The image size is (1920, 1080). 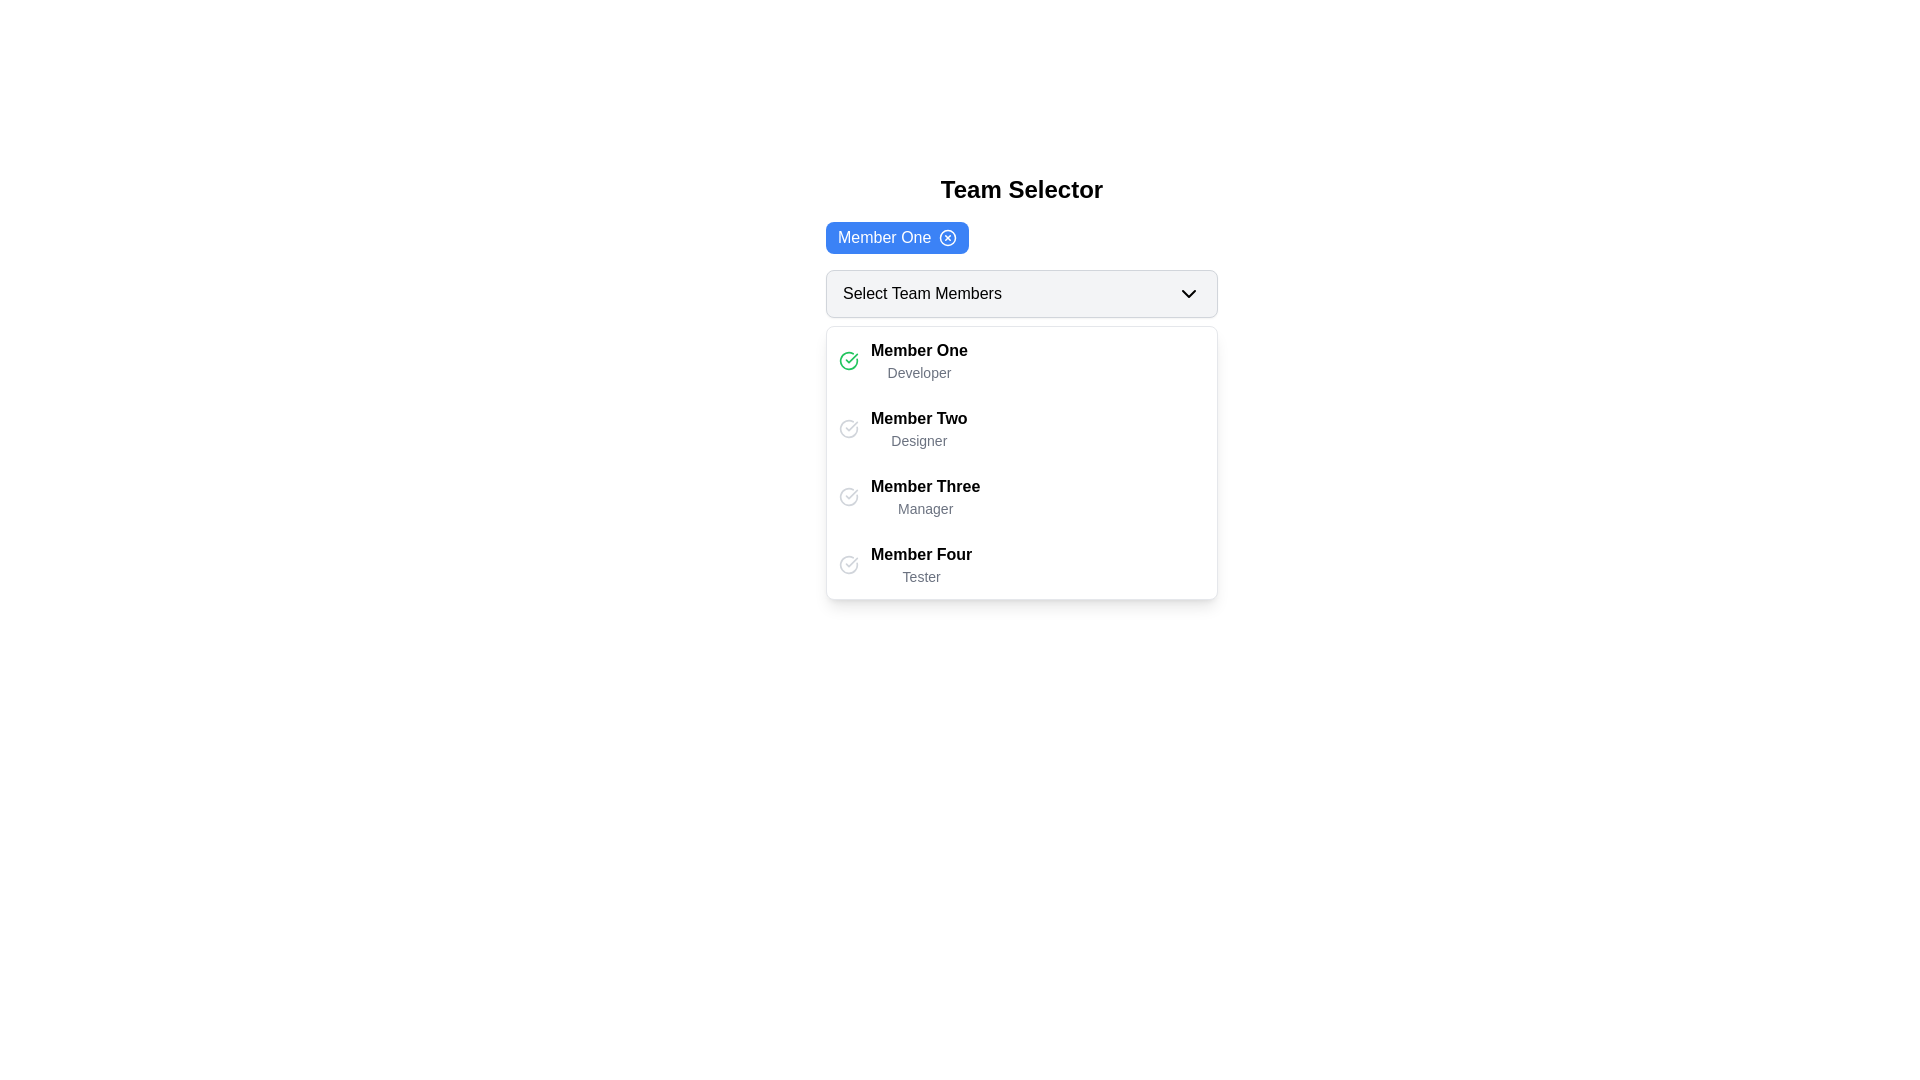 I want to click on the 'Member Four' text label, so click(x=920, y=554).